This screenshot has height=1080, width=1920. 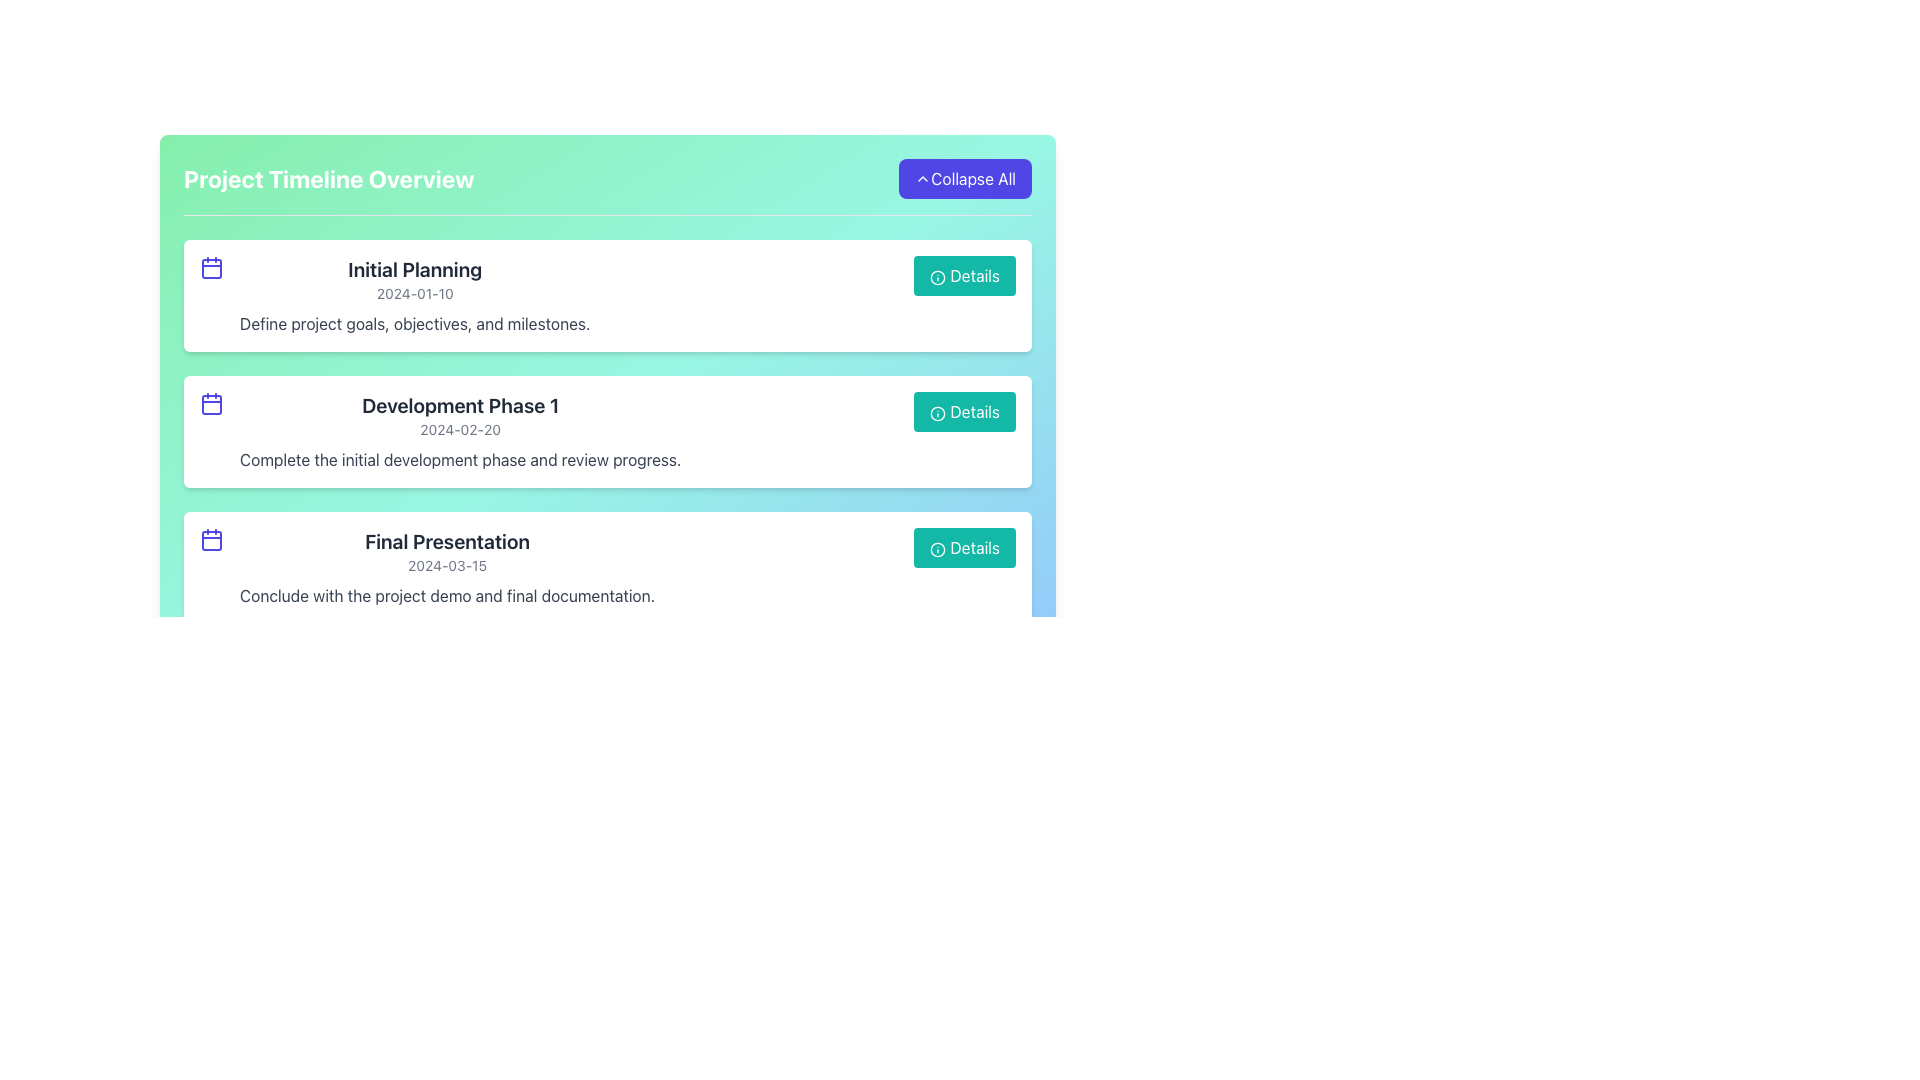 I want to click on the static text label displaying the date '2024-03-15' located below the title 'Final Presentation' in the timeline view, so click(x=446, y=566).